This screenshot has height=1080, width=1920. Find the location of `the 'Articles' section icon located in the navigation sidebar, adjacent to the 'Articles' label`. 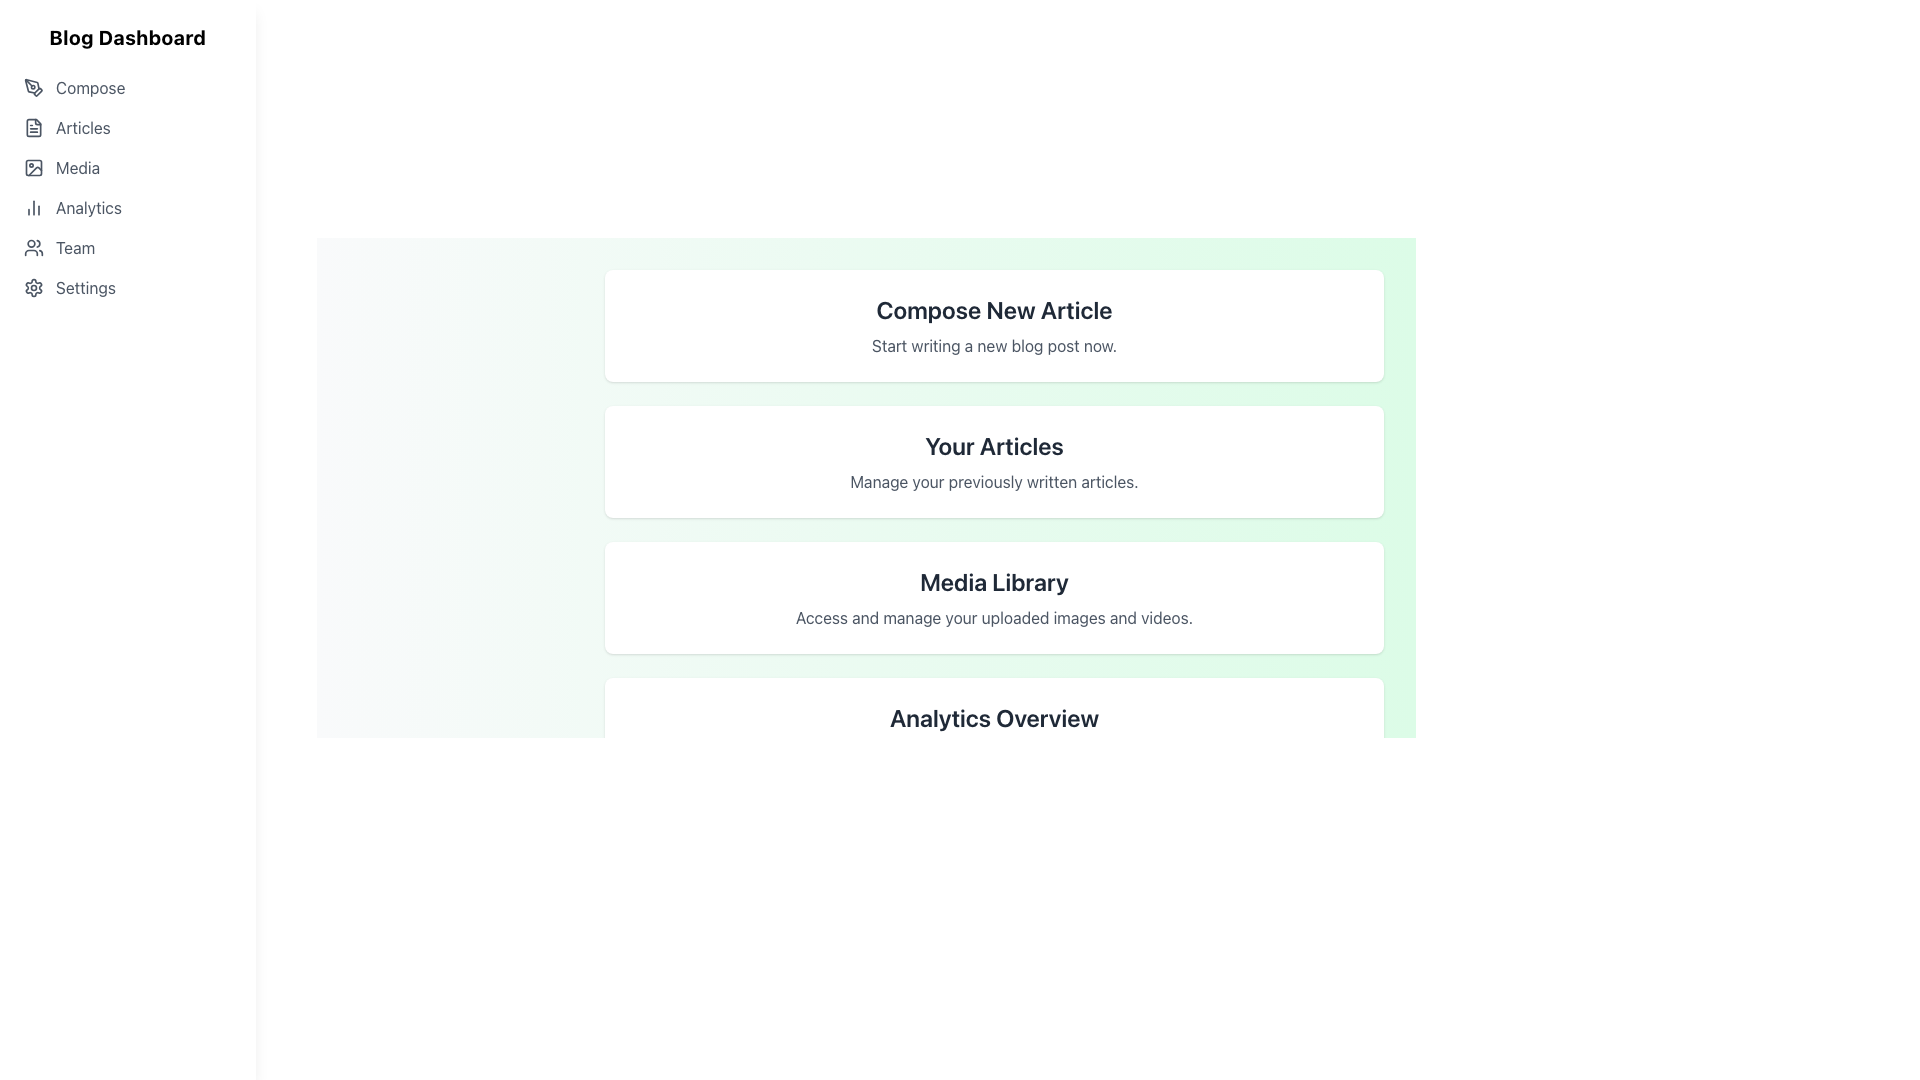

the 'Articles' section icon located in the navigation sidebar, adjacent to the 'Articles' label is located at coordinates (33, 127).